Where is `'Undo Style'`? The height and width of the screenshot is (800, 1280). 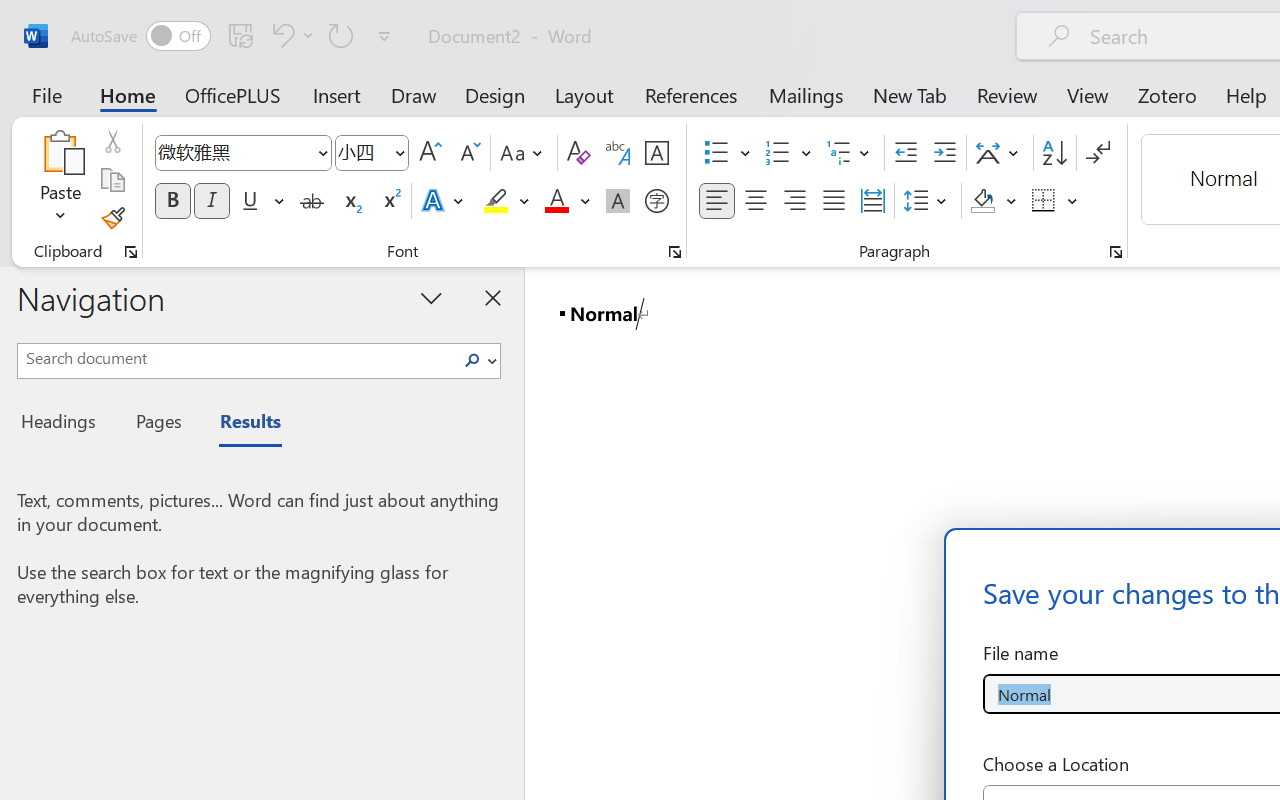
'Undo Style' is located at coordinates (279, 34).